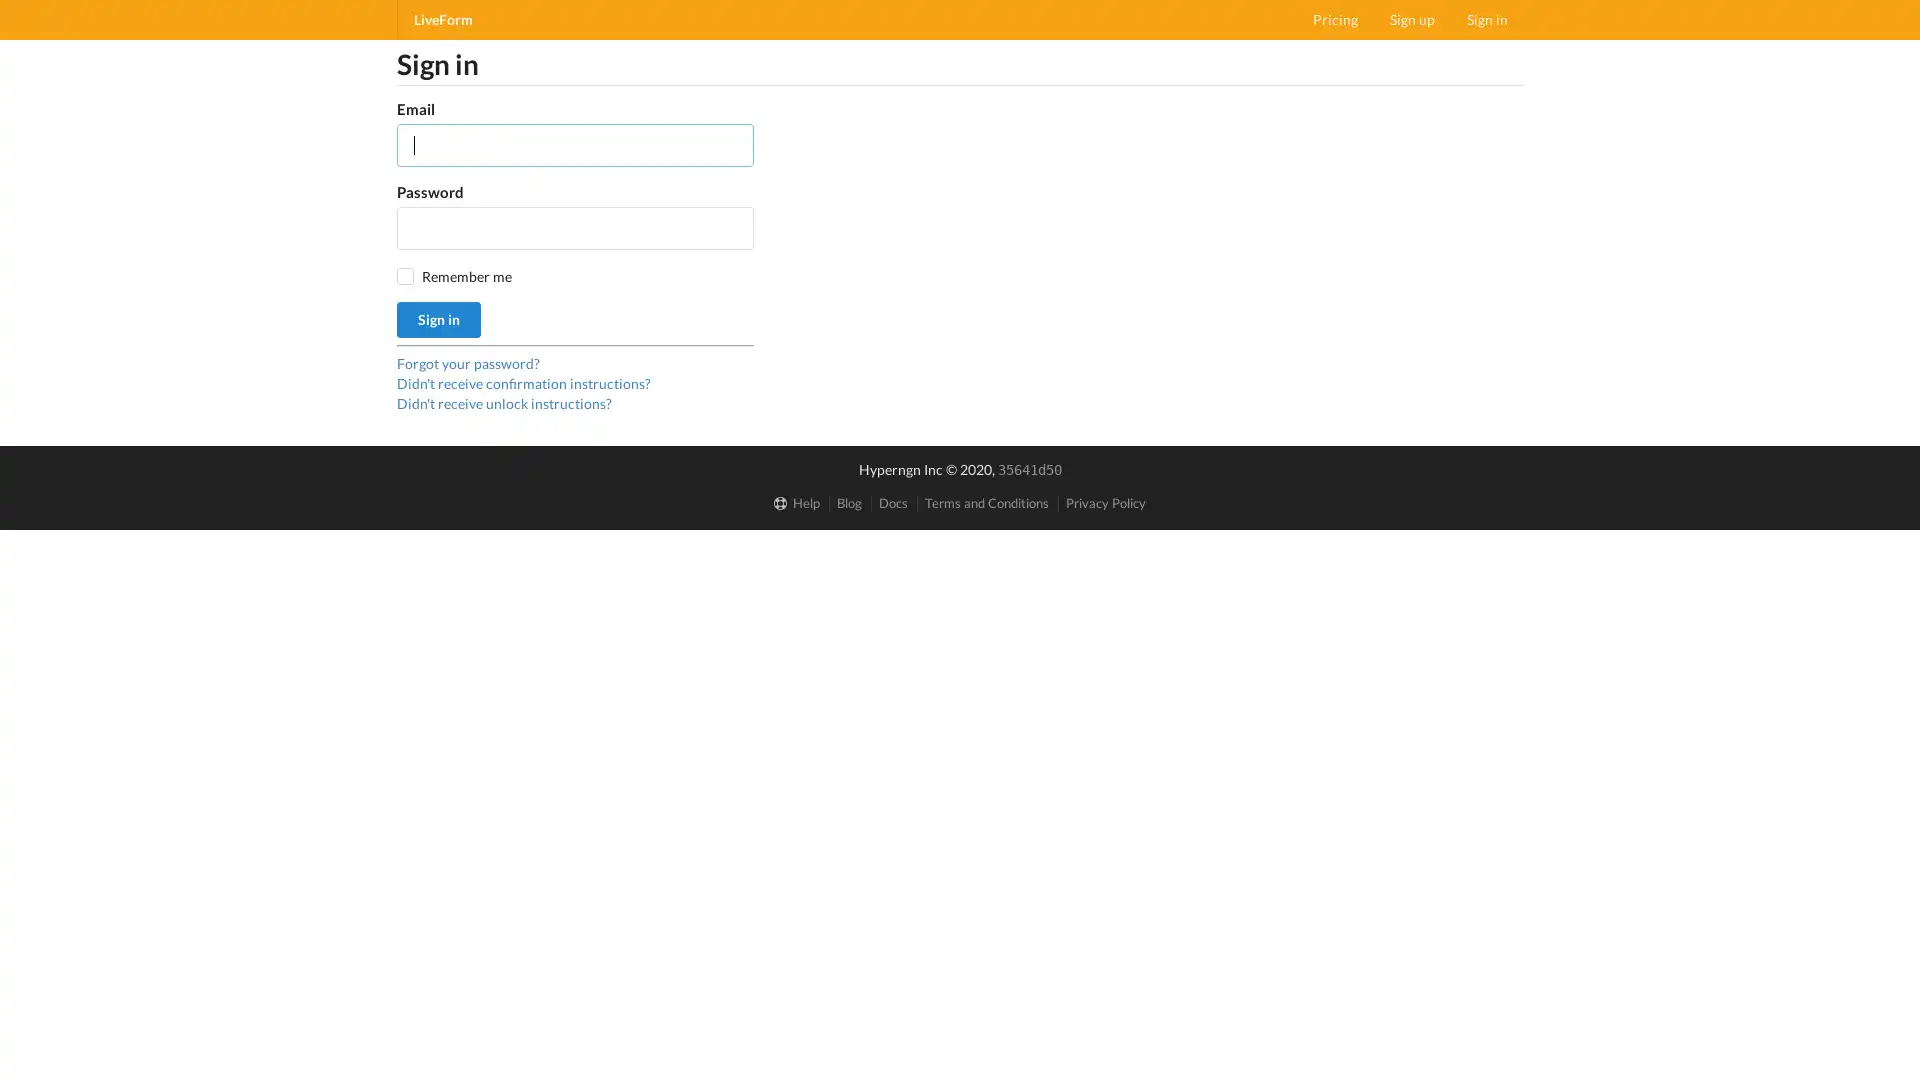 This screenshot has height=1080, width=1920. Describe the element at coordinates (436, 319) in the screenshot. I see `Sign in` at that location.